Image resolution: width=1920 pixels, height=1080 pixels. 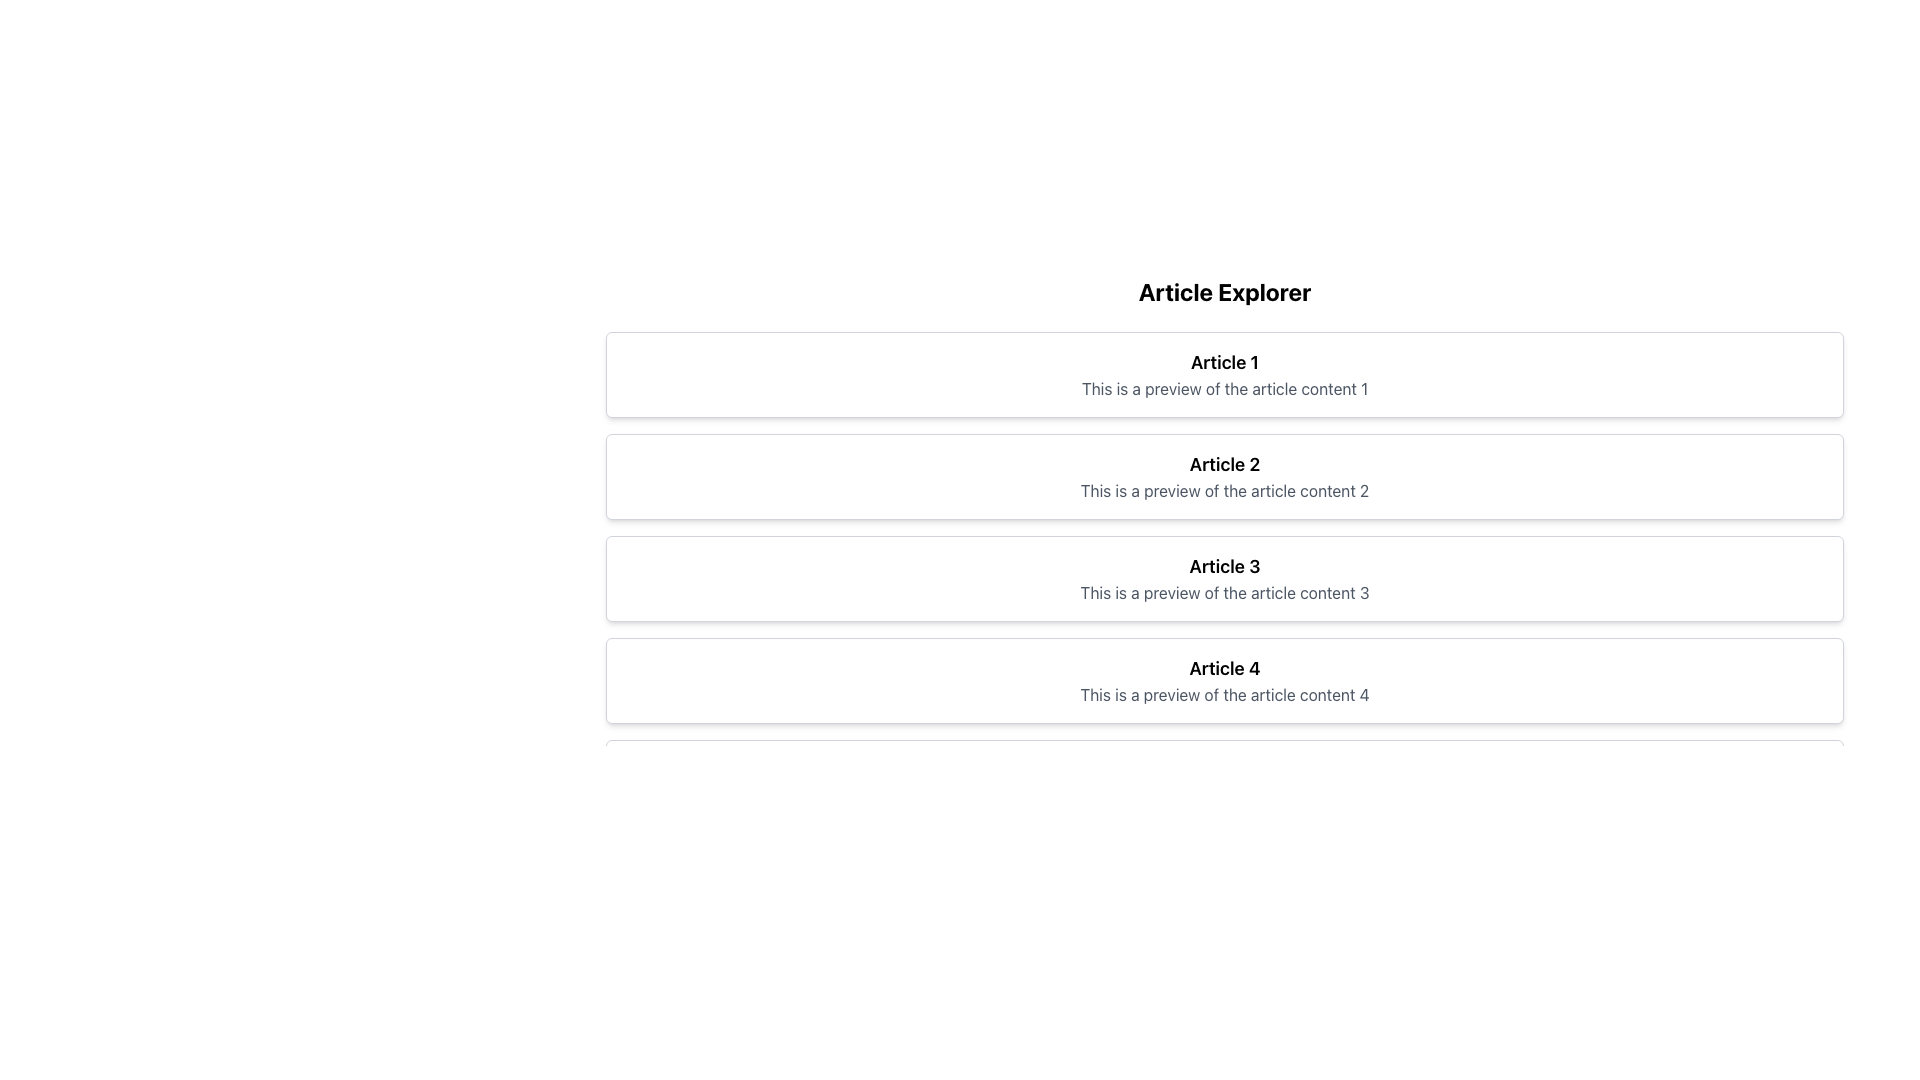 What do you see at coordinates (1223, 465) in the screenshot?
I see `text label displaying 'Article 2' located at the top center of the second article card under 'Article Explorer'` at bounding box center [1223, 465].